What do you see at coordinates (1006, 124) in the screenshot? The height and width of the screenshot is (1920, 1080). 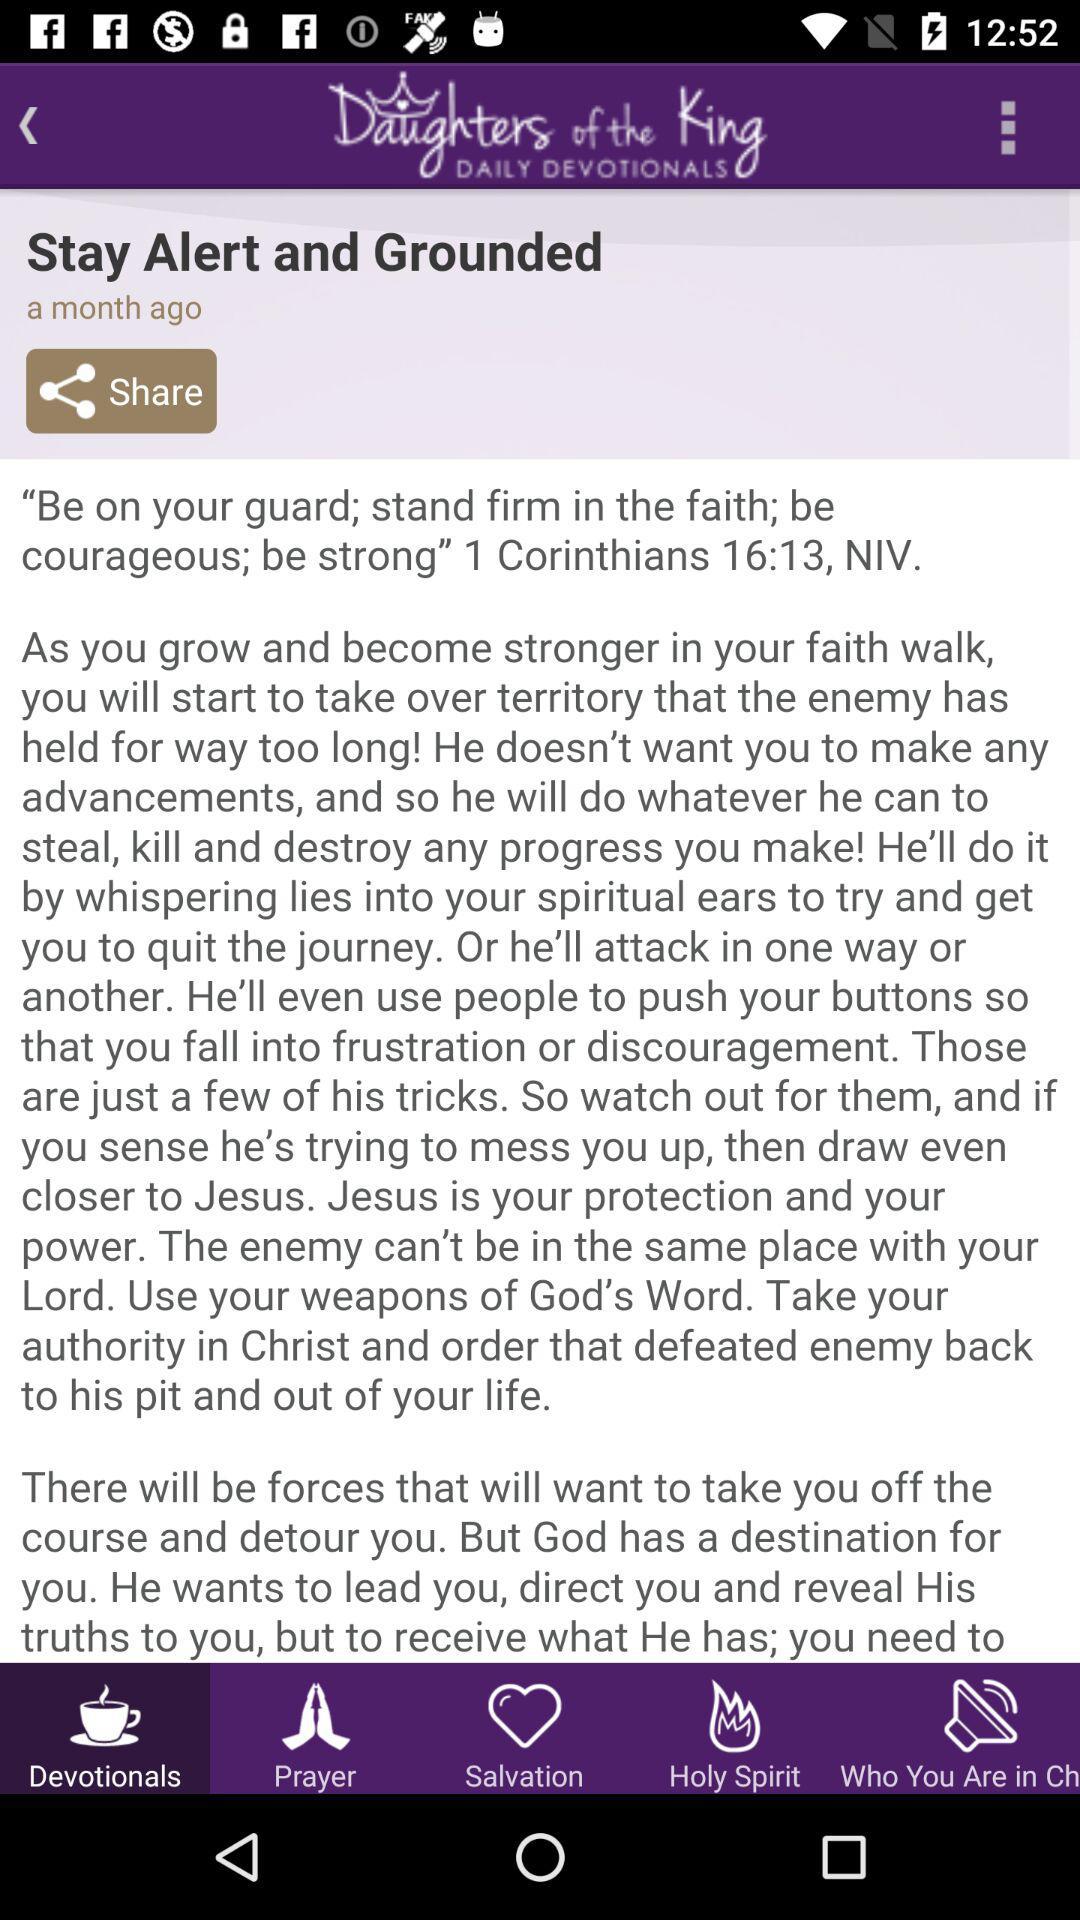 I see `the more icon` at bounding box center [1006, 124].